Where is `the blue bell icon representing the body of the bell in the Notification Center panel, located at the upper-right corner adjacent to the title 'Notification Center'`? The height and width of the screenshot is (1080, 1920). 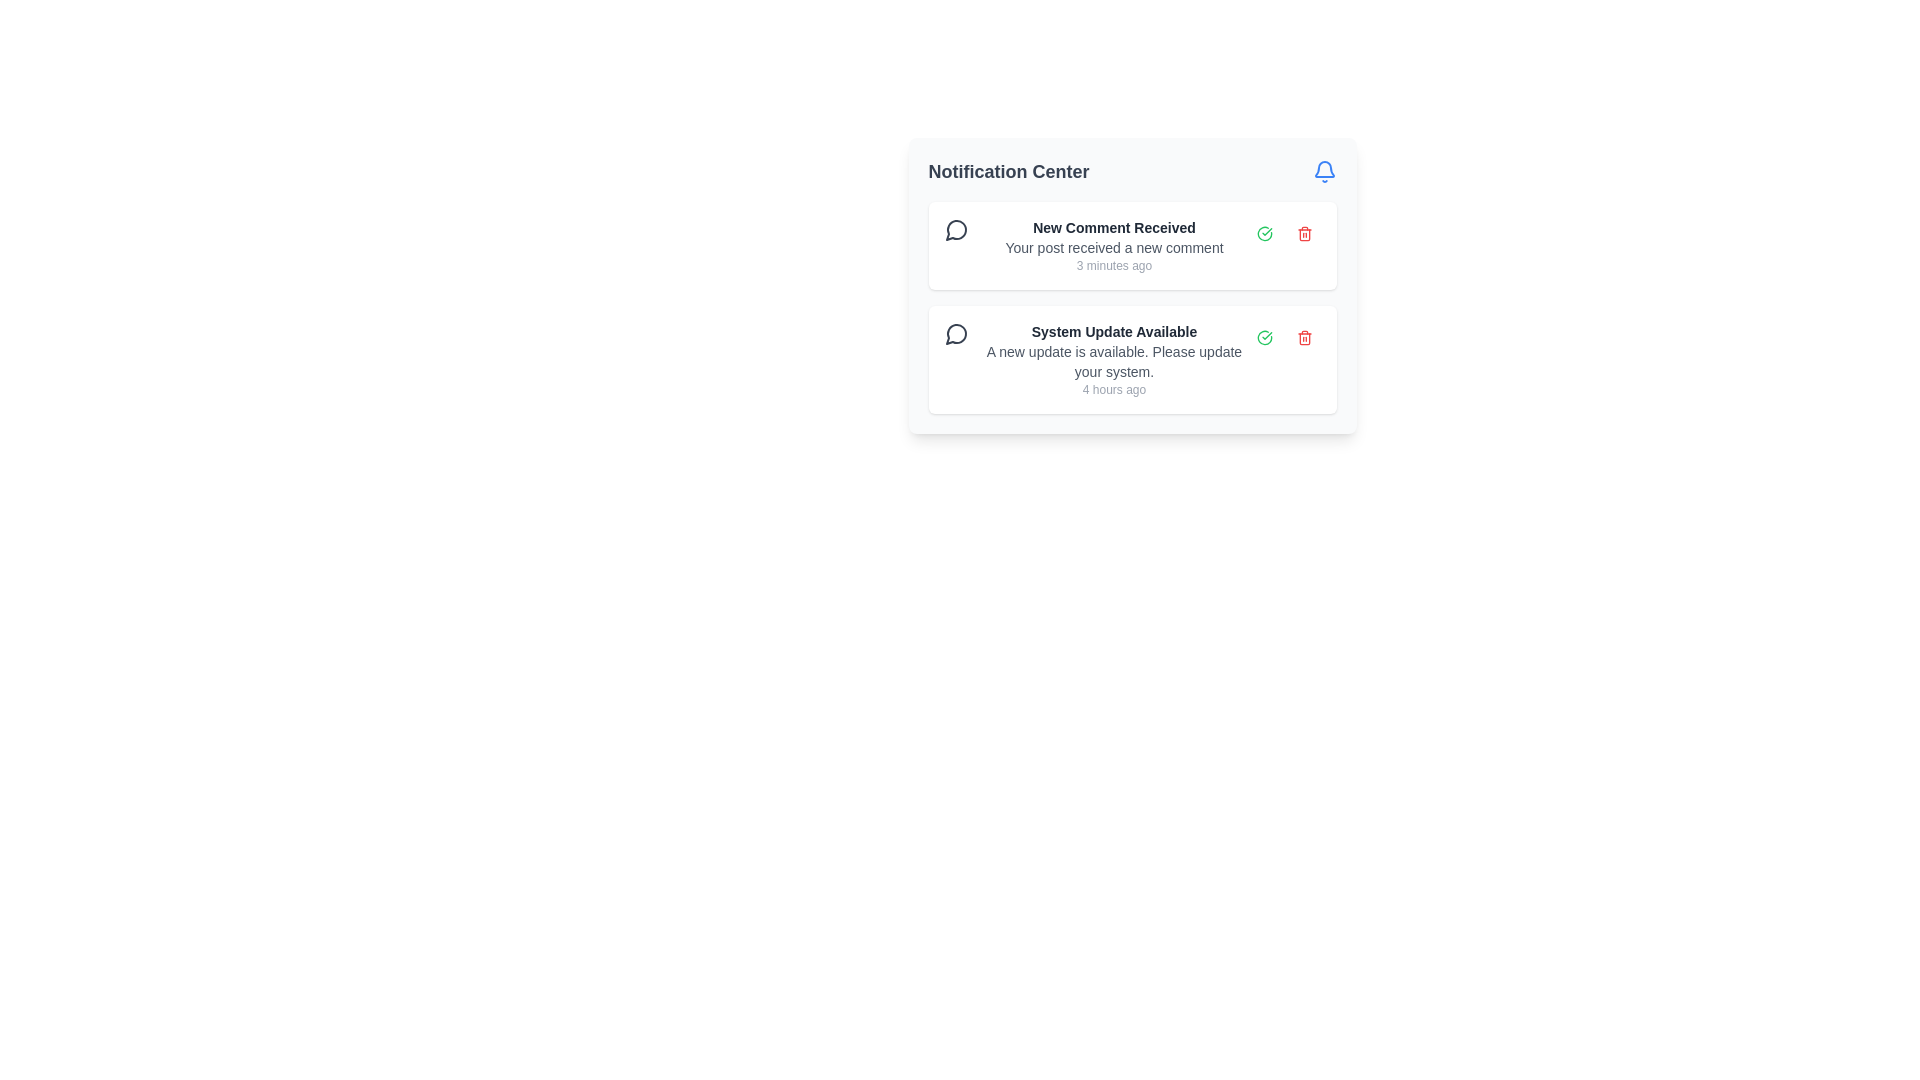 the blue bell icon representing the body of the bell in the Notification Center panel, located at the upper-right corner adjacent to the title 'Notification Center' is located at coordinates (1324, 168).